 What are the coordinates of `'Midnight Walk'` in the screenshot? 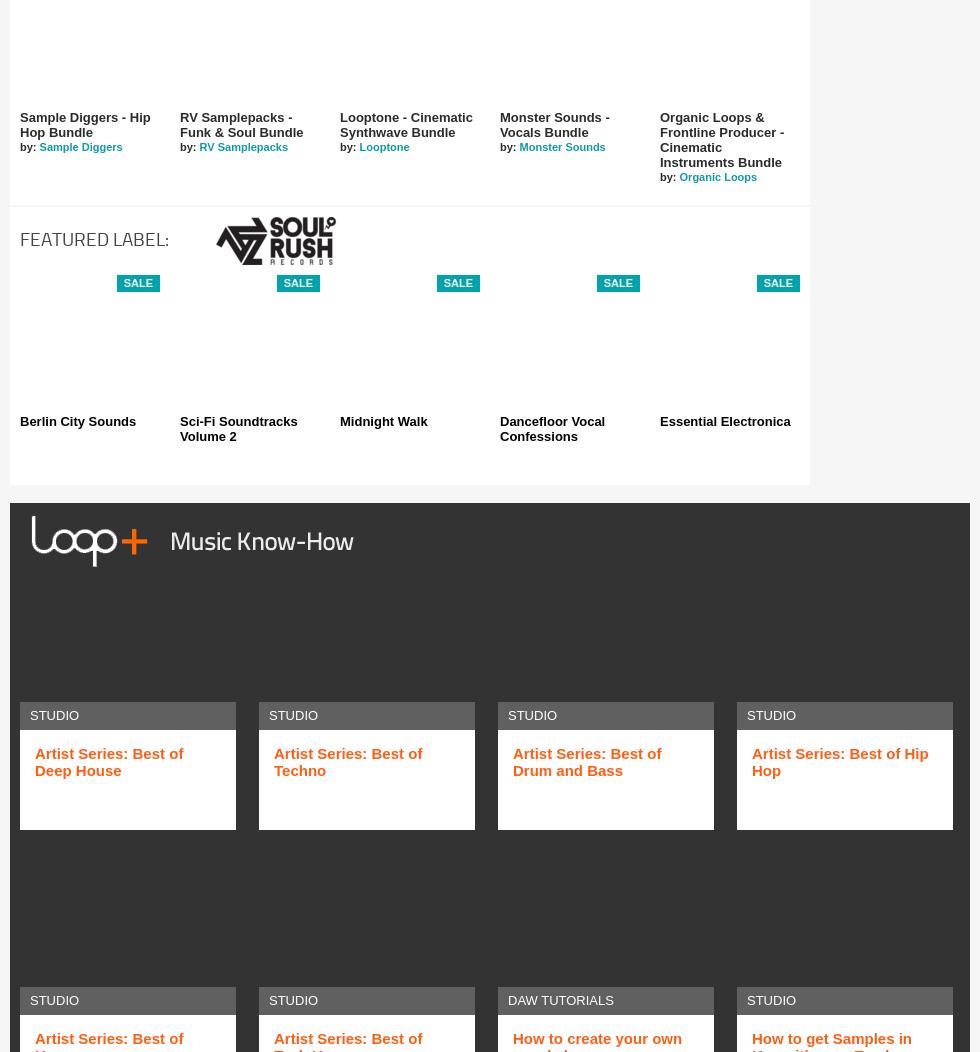 It's located at (383, 419).